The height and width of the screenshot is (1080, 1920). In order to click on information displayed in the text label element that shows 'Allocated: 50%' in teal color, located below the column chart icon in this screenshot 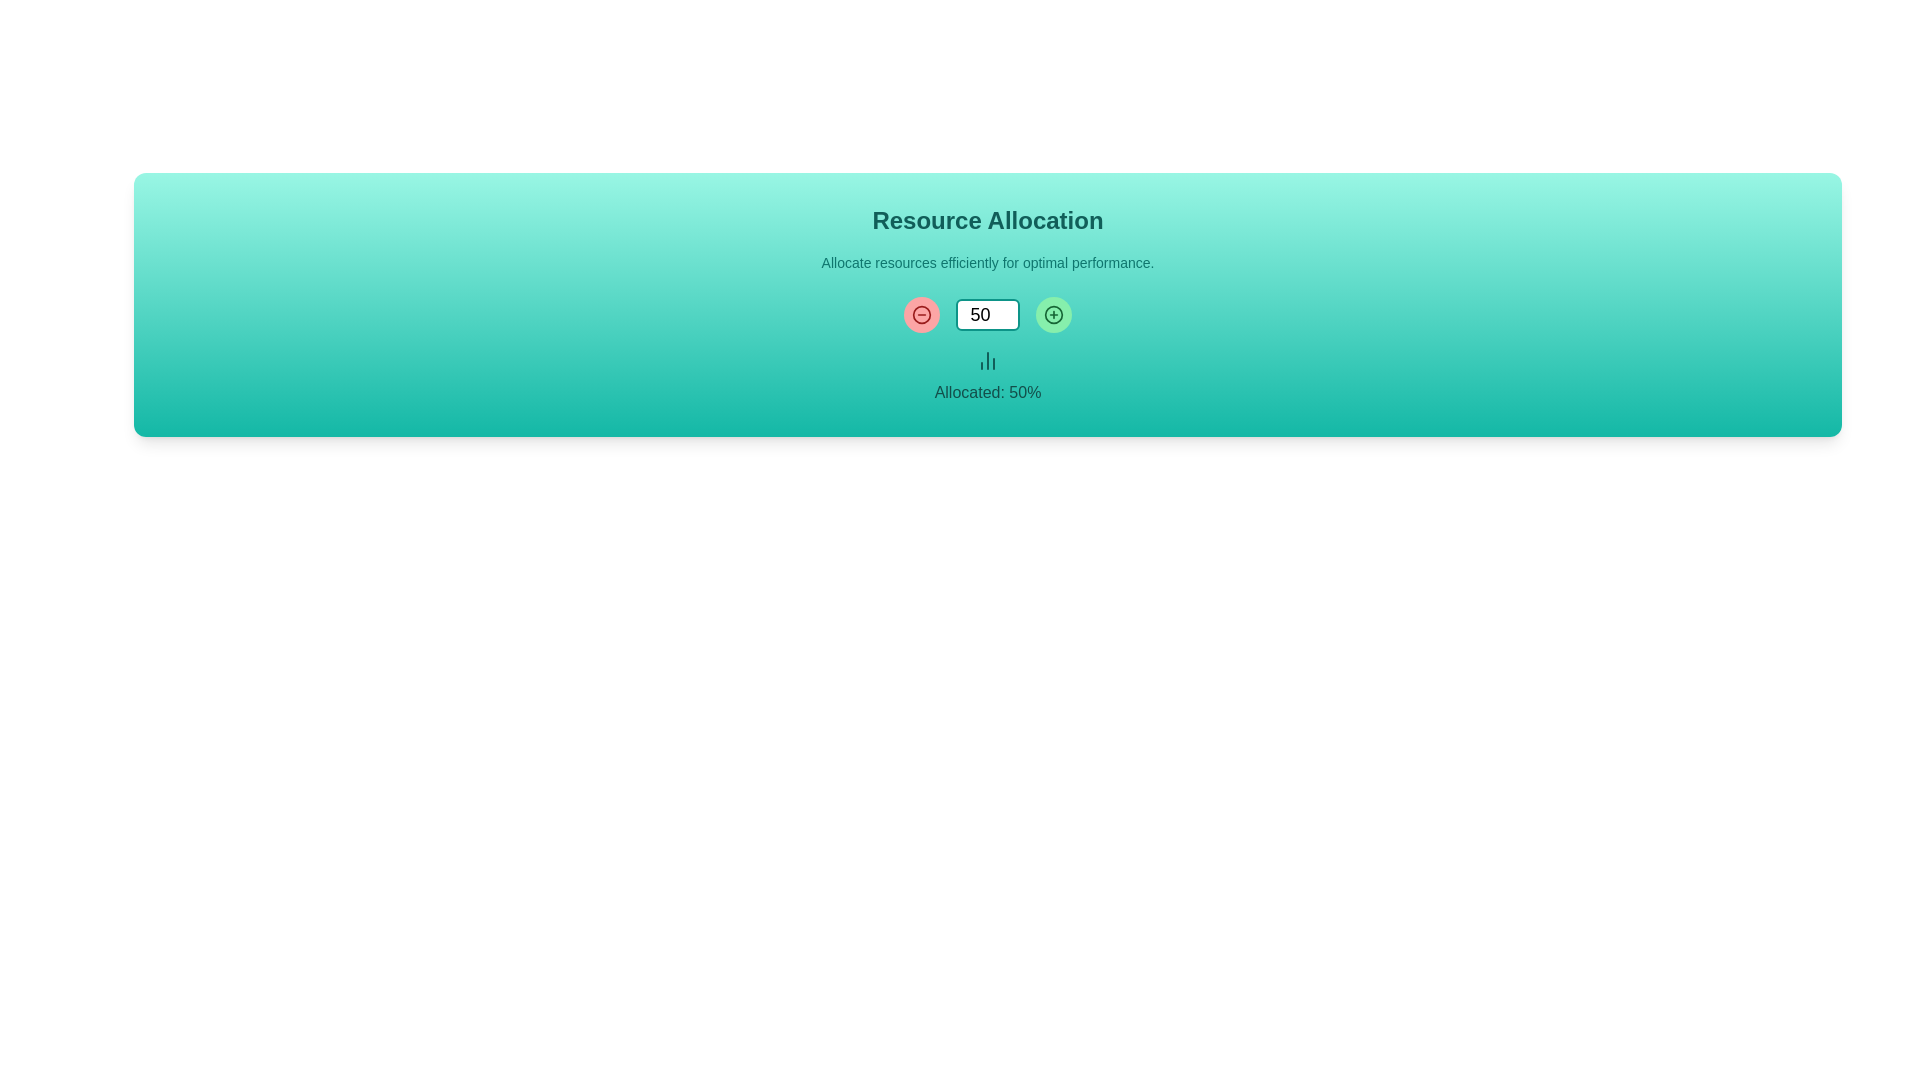, I will do `click(988, 393)`.